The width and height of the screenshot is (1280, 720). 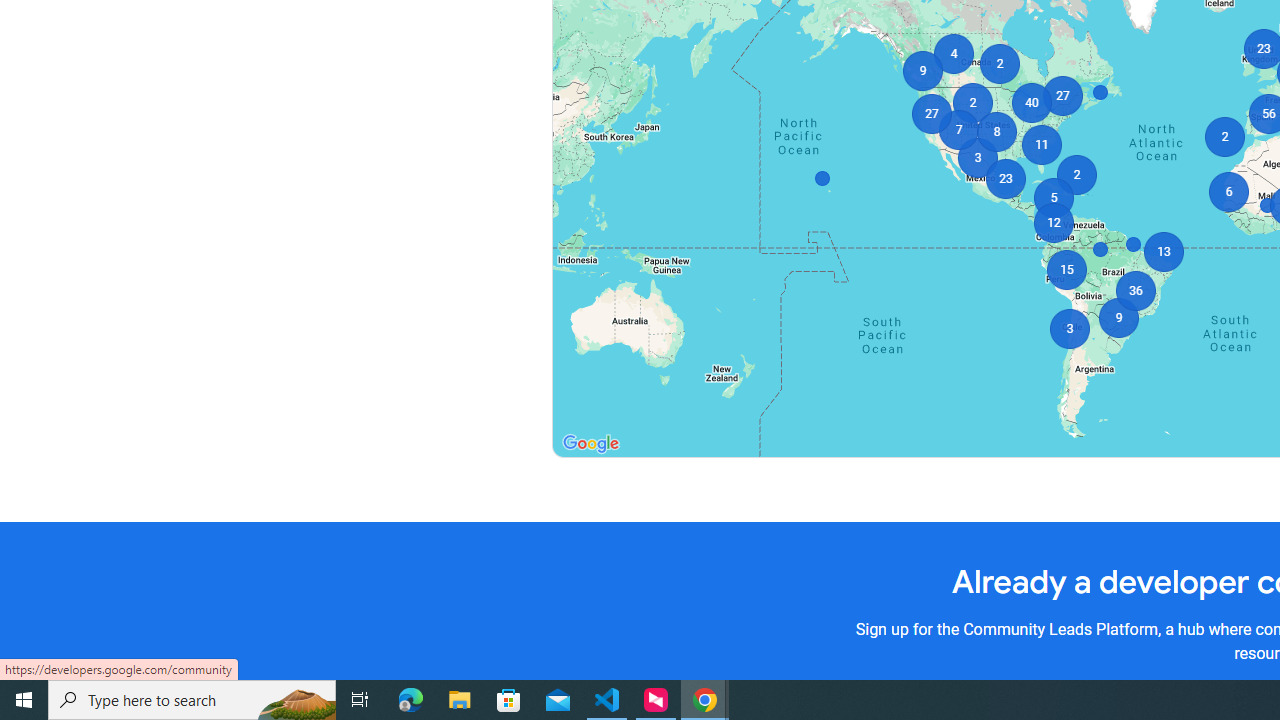 What do you see at coordinates (1163, 250) in the screenshot?
I see `'13'` at bounding box center [1163, 250].